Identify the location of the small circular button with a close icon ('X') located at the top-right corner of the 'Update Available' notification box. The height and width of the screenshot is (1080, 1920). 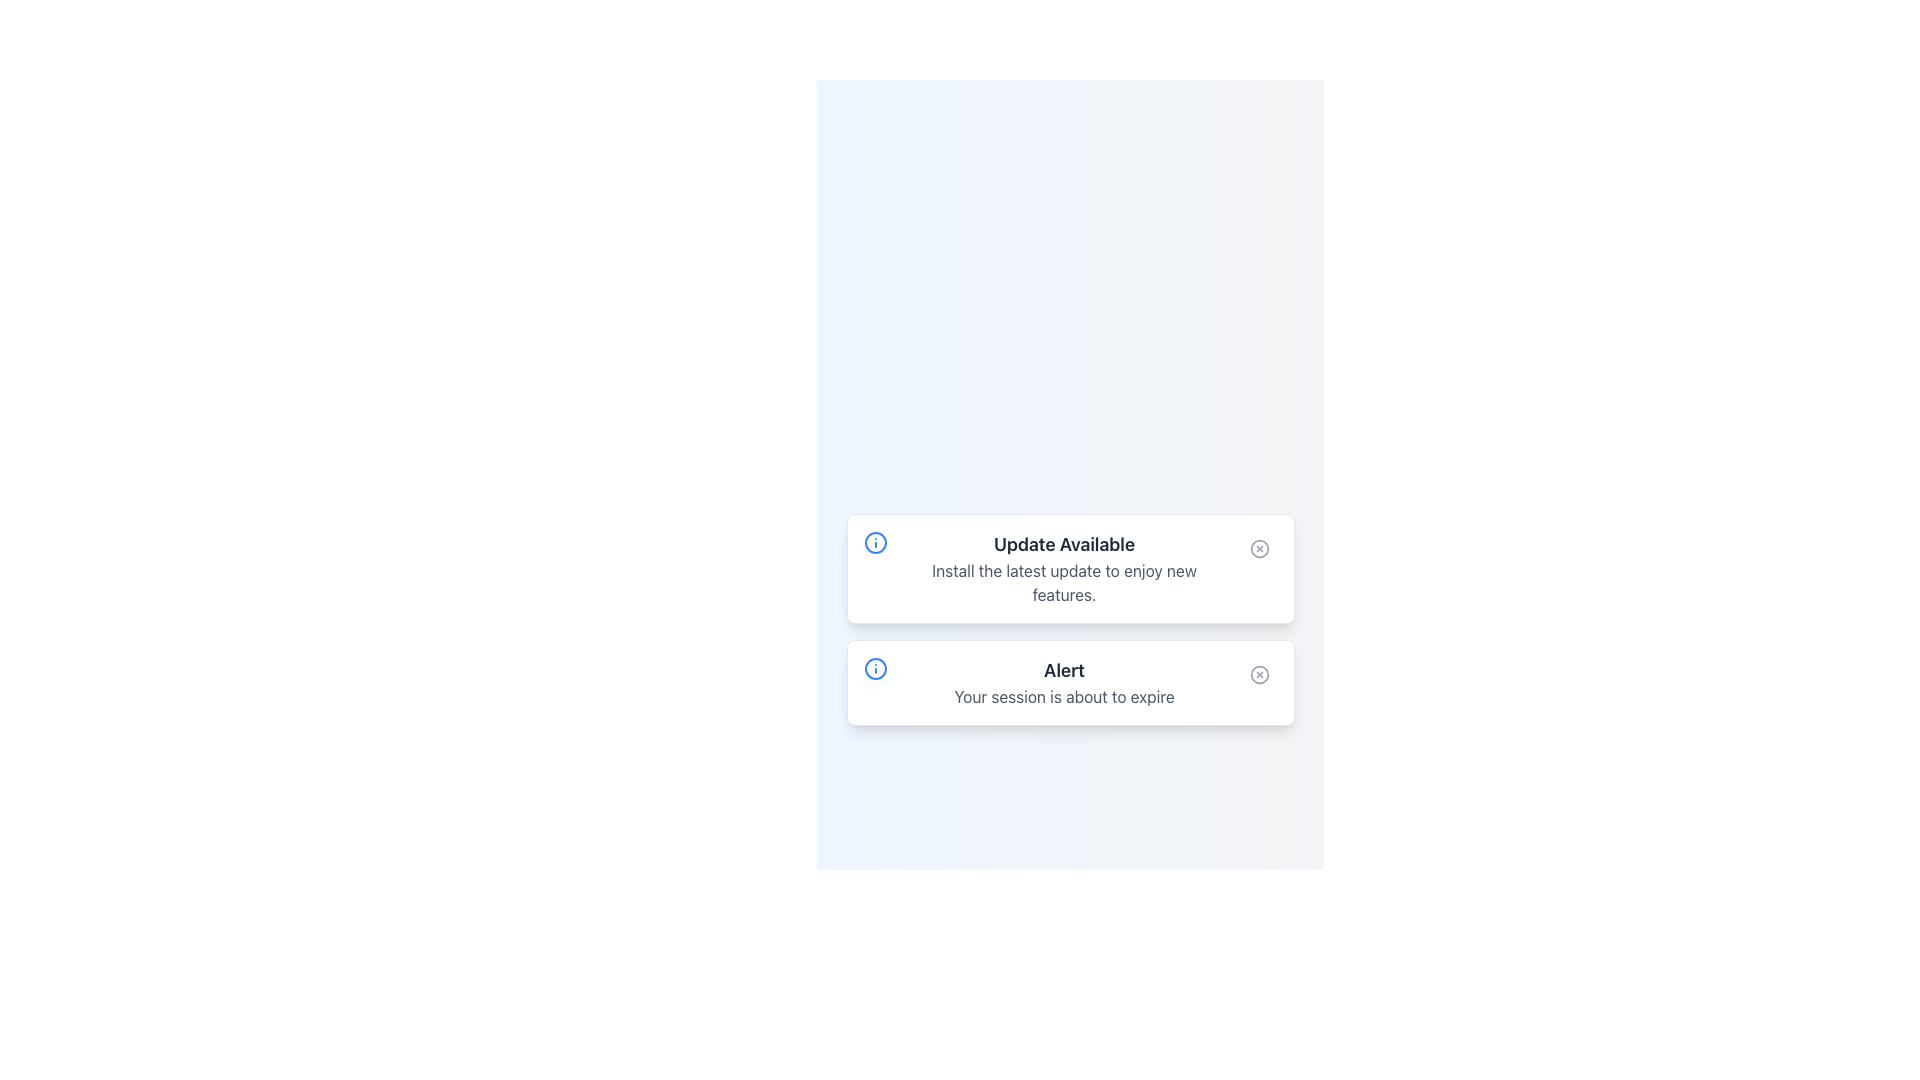
(1258, 548).